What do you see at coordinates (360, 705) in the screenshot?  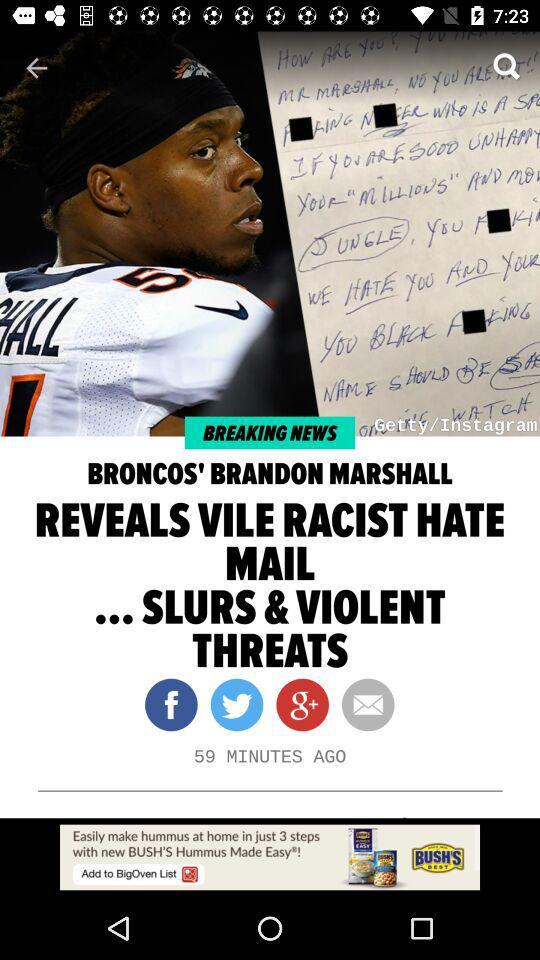 I see `the email icon` at bounding box center [360, 705].